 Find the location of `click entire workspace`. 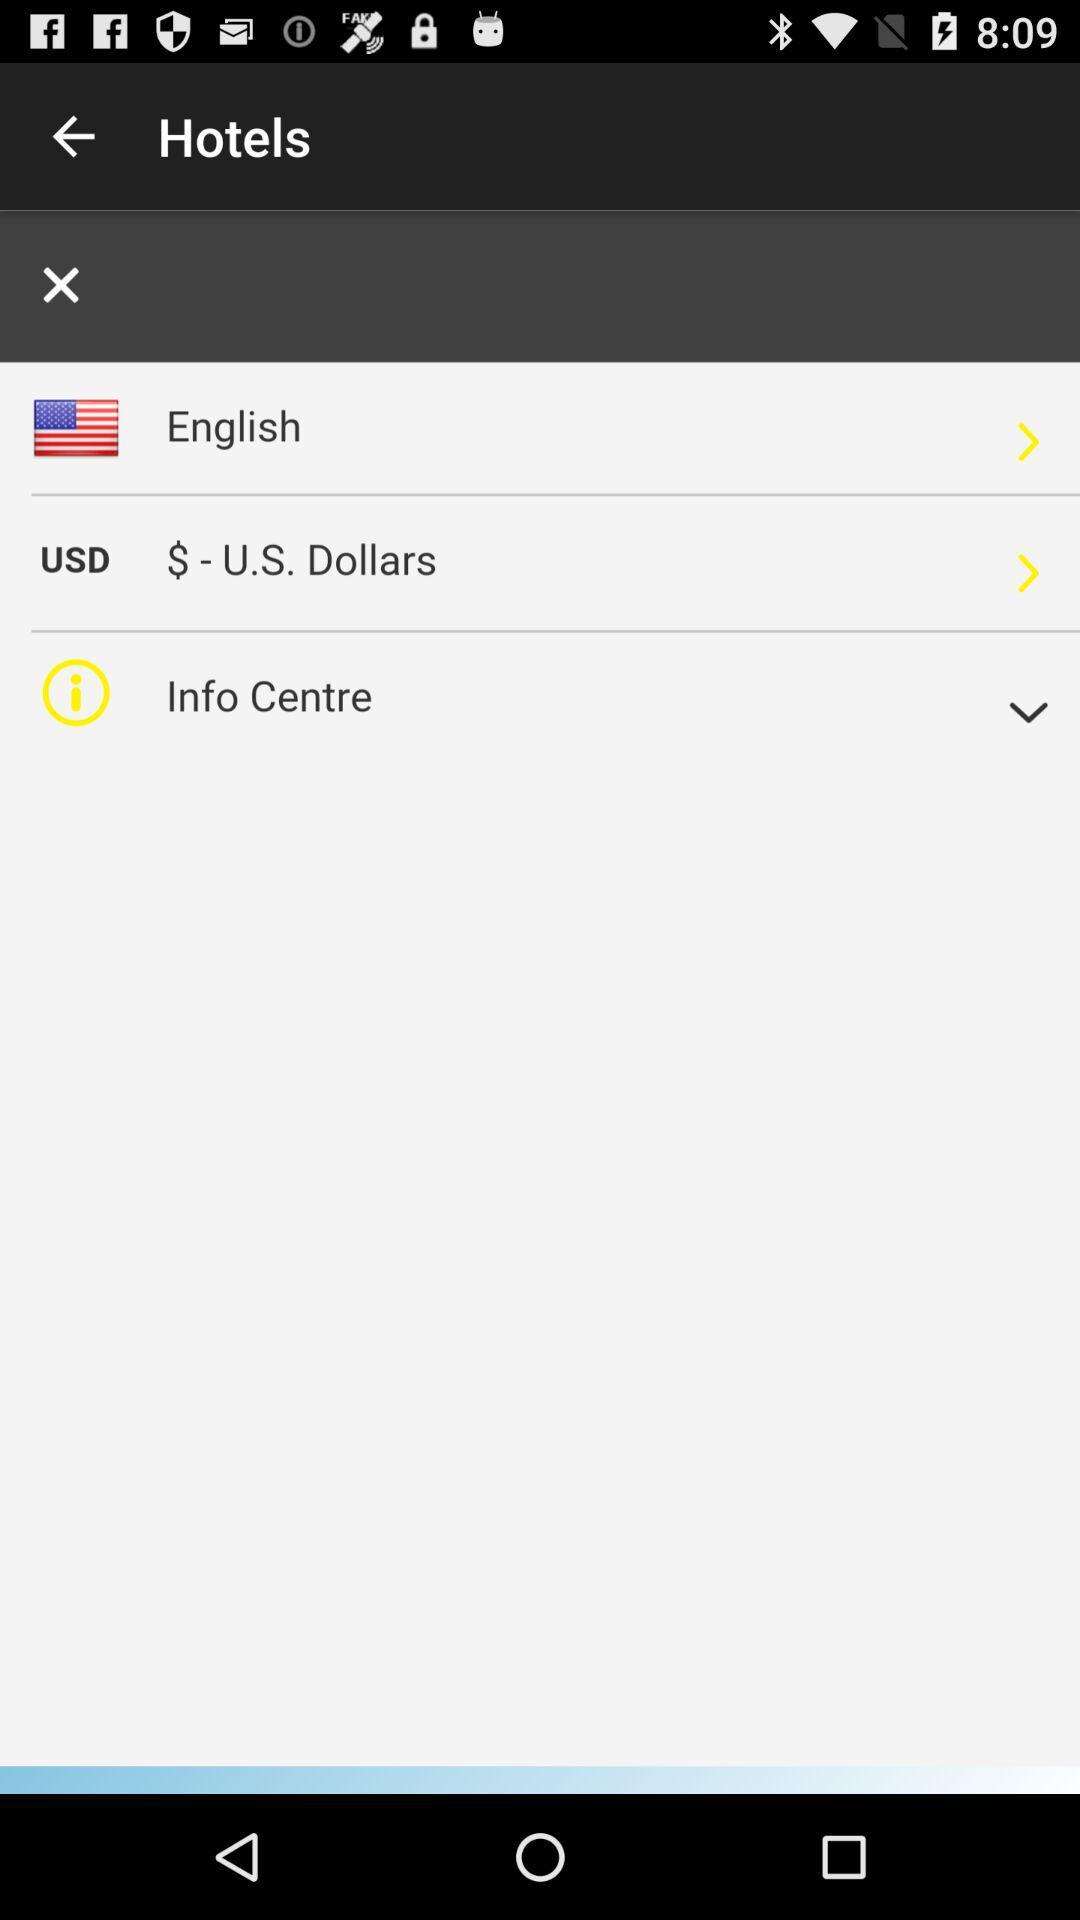

click entire workspace is located at coordinates (540, 1002).